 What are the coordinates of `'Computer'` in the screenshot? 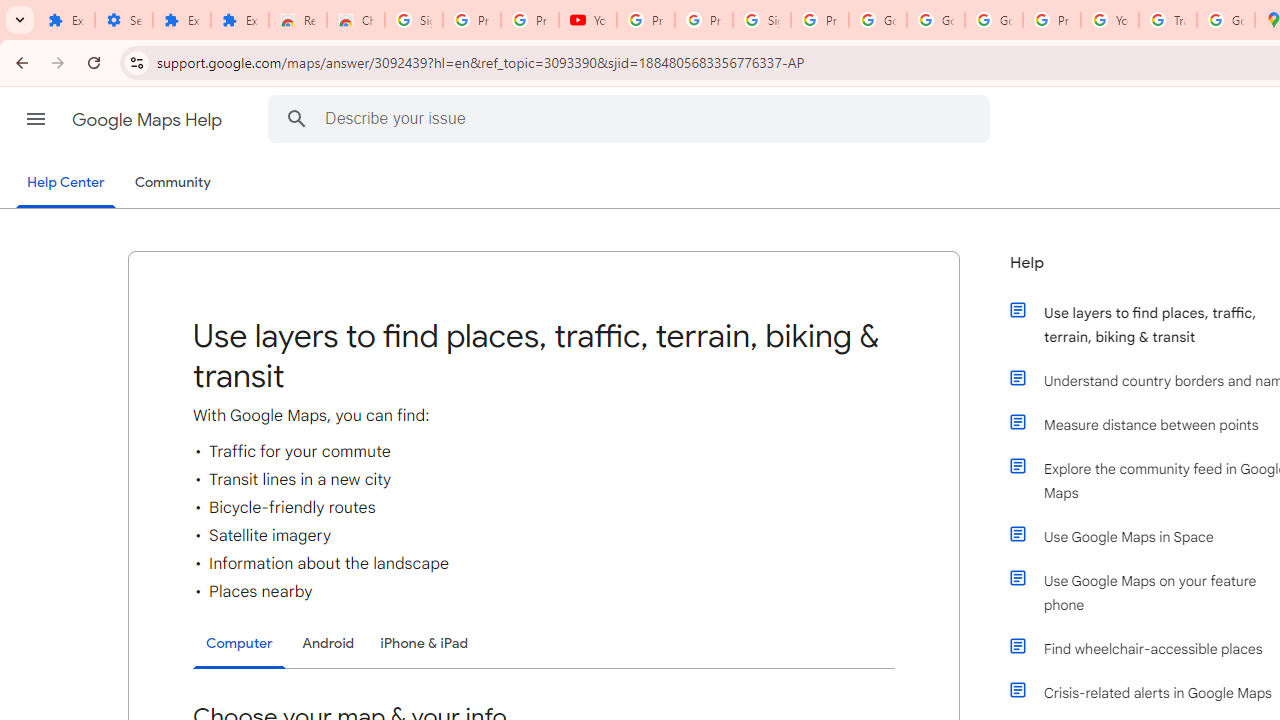 It's located at (239, 644).